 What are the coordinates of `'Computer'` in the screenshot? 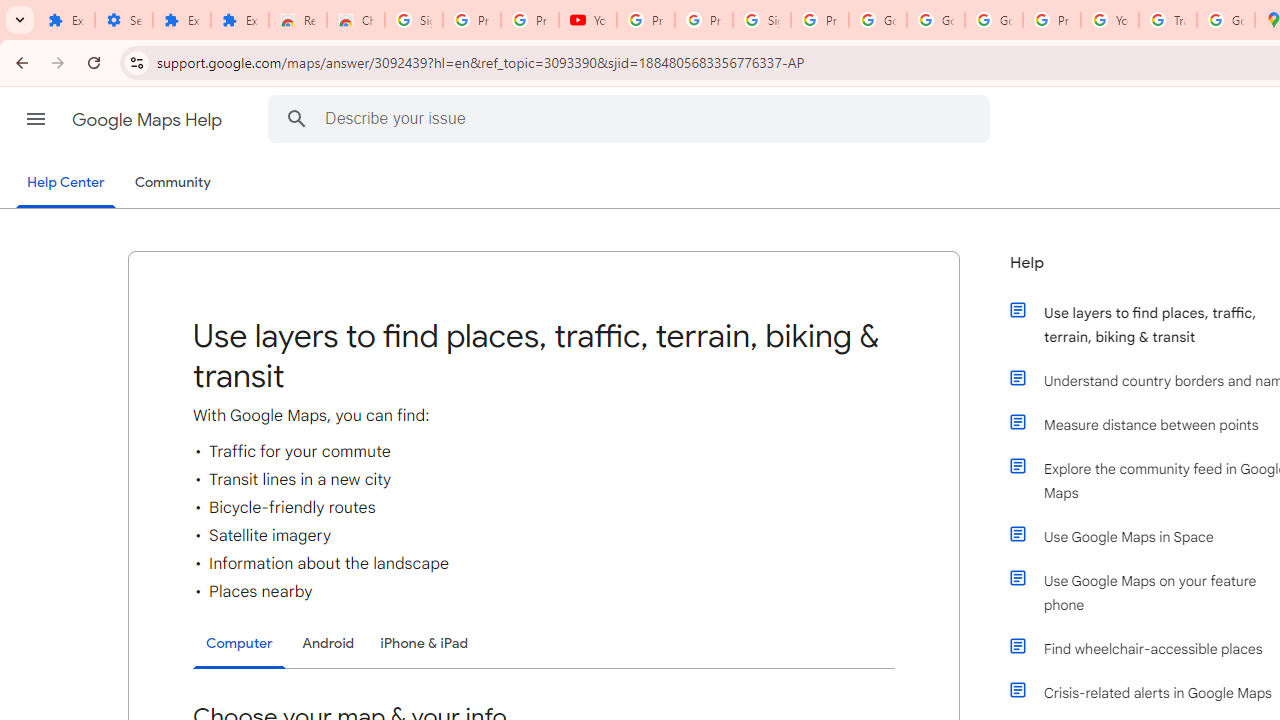 It's located at (239, 644).